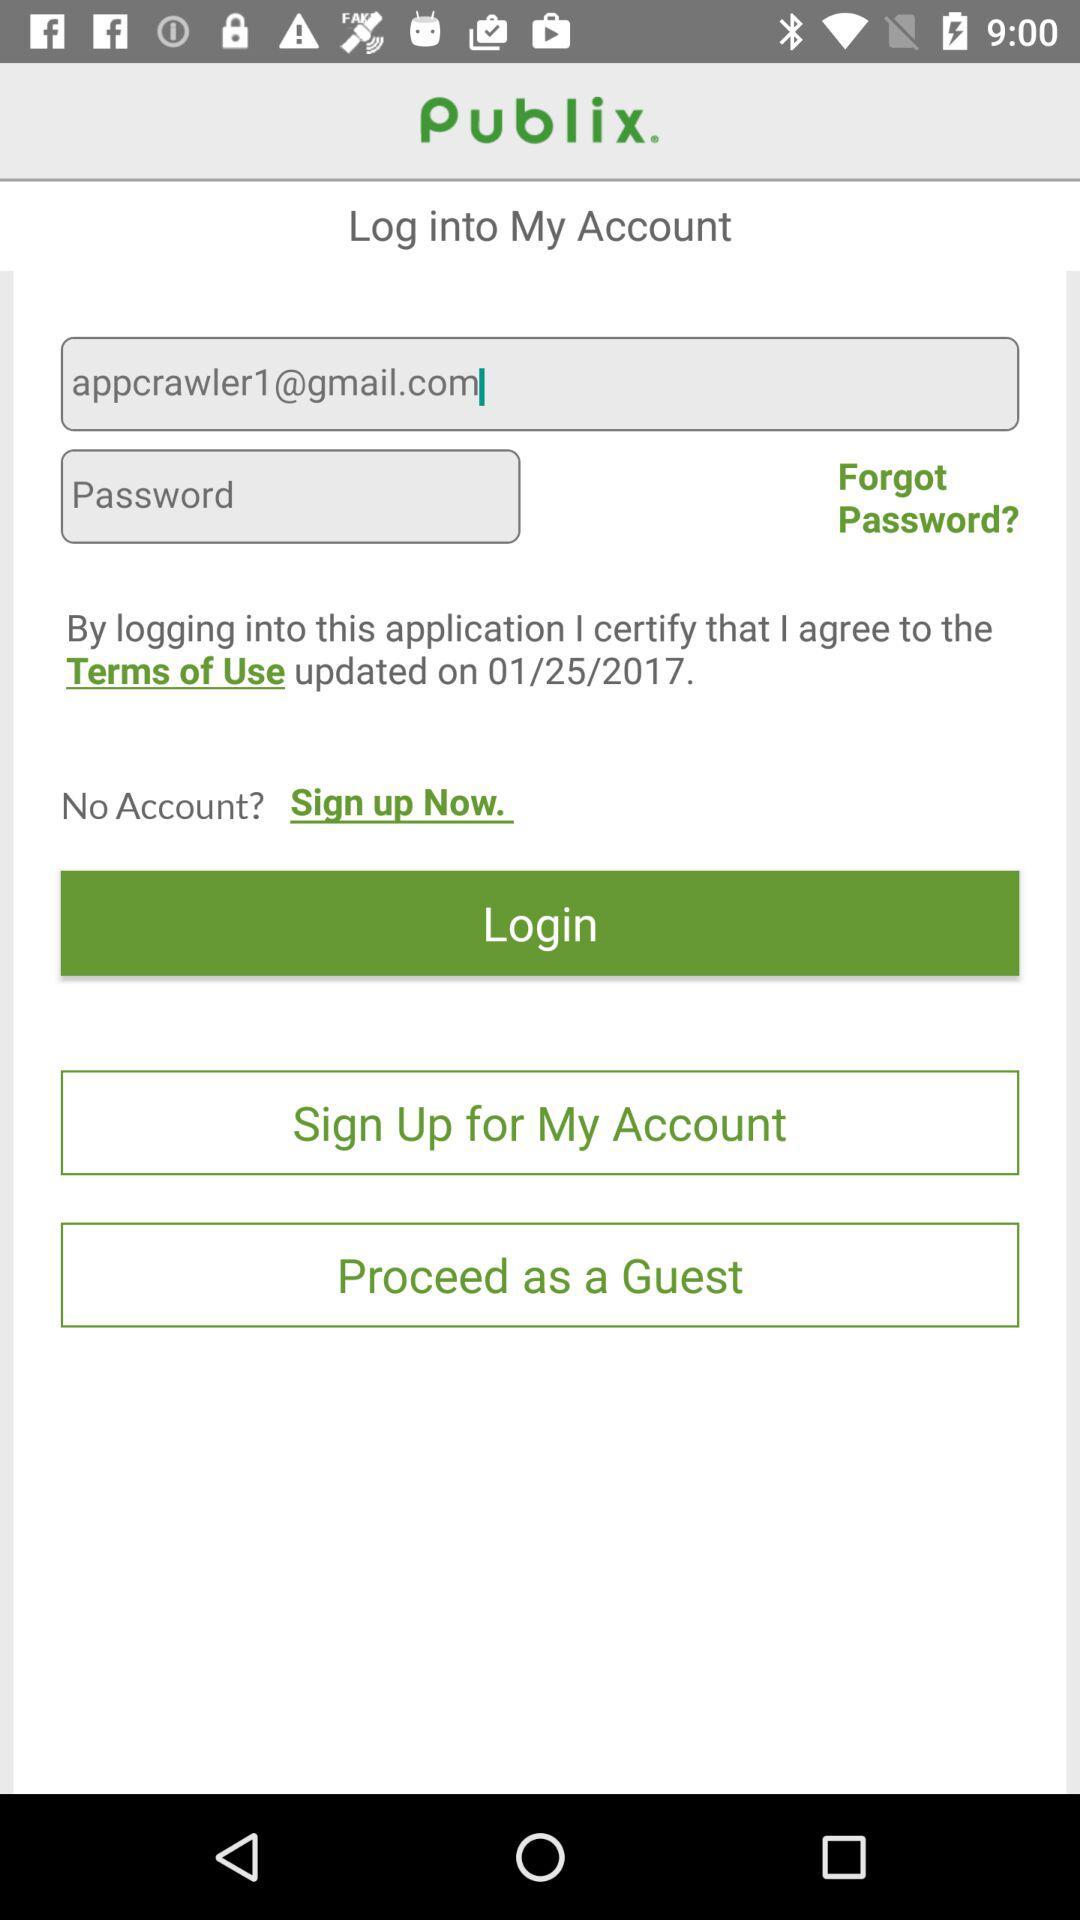 Image resolution: width=1080 pixels, height=1920 pixels. Describe the element at coordinates (161, 804) in the screenshot. I see `icon next to the sign up now. icon` at that location.